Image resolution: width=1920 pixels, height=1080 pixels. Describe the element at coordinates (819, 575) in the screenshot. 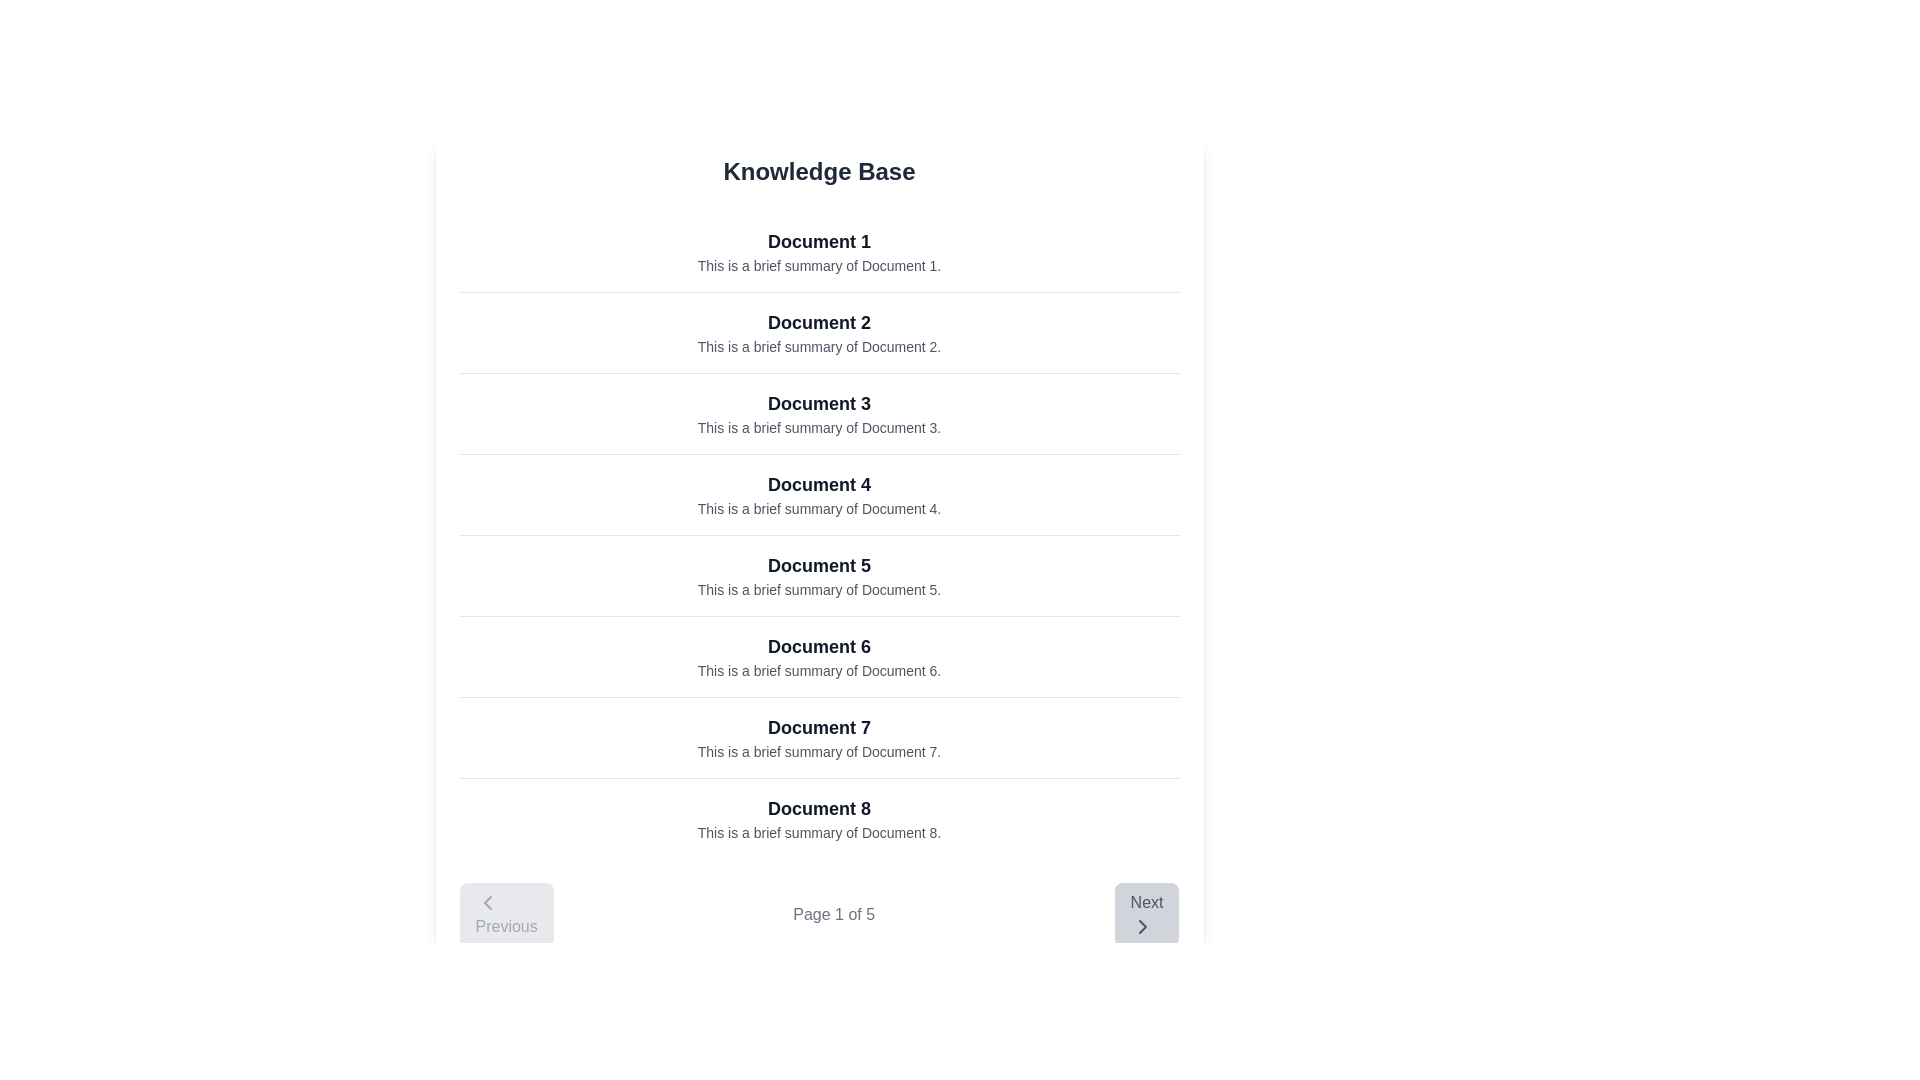

I see `the fifth list item displaying the title and summary of Document 5 by clicking on it` at that location.